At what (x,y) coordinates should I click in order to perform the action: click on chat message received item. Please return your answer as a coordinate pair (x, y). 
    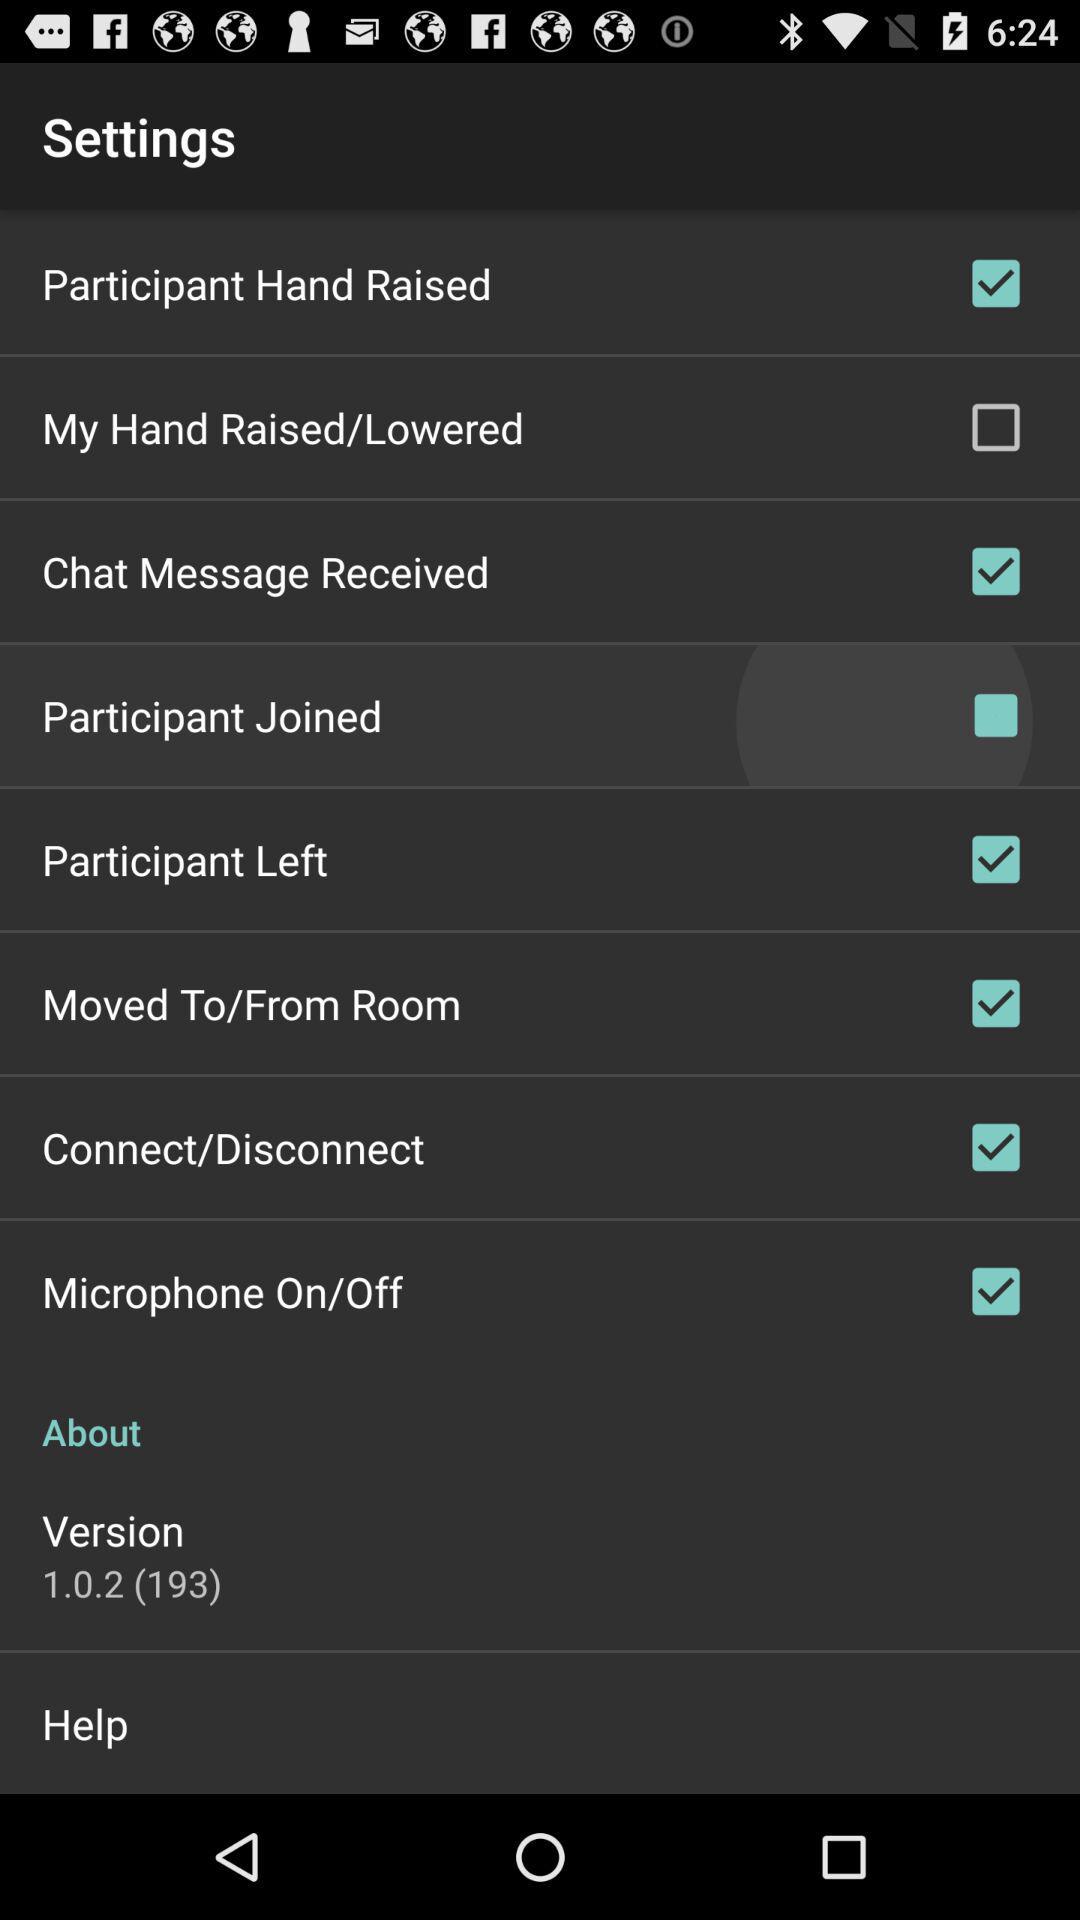
    Looking at the image, I should click on (264, 570).